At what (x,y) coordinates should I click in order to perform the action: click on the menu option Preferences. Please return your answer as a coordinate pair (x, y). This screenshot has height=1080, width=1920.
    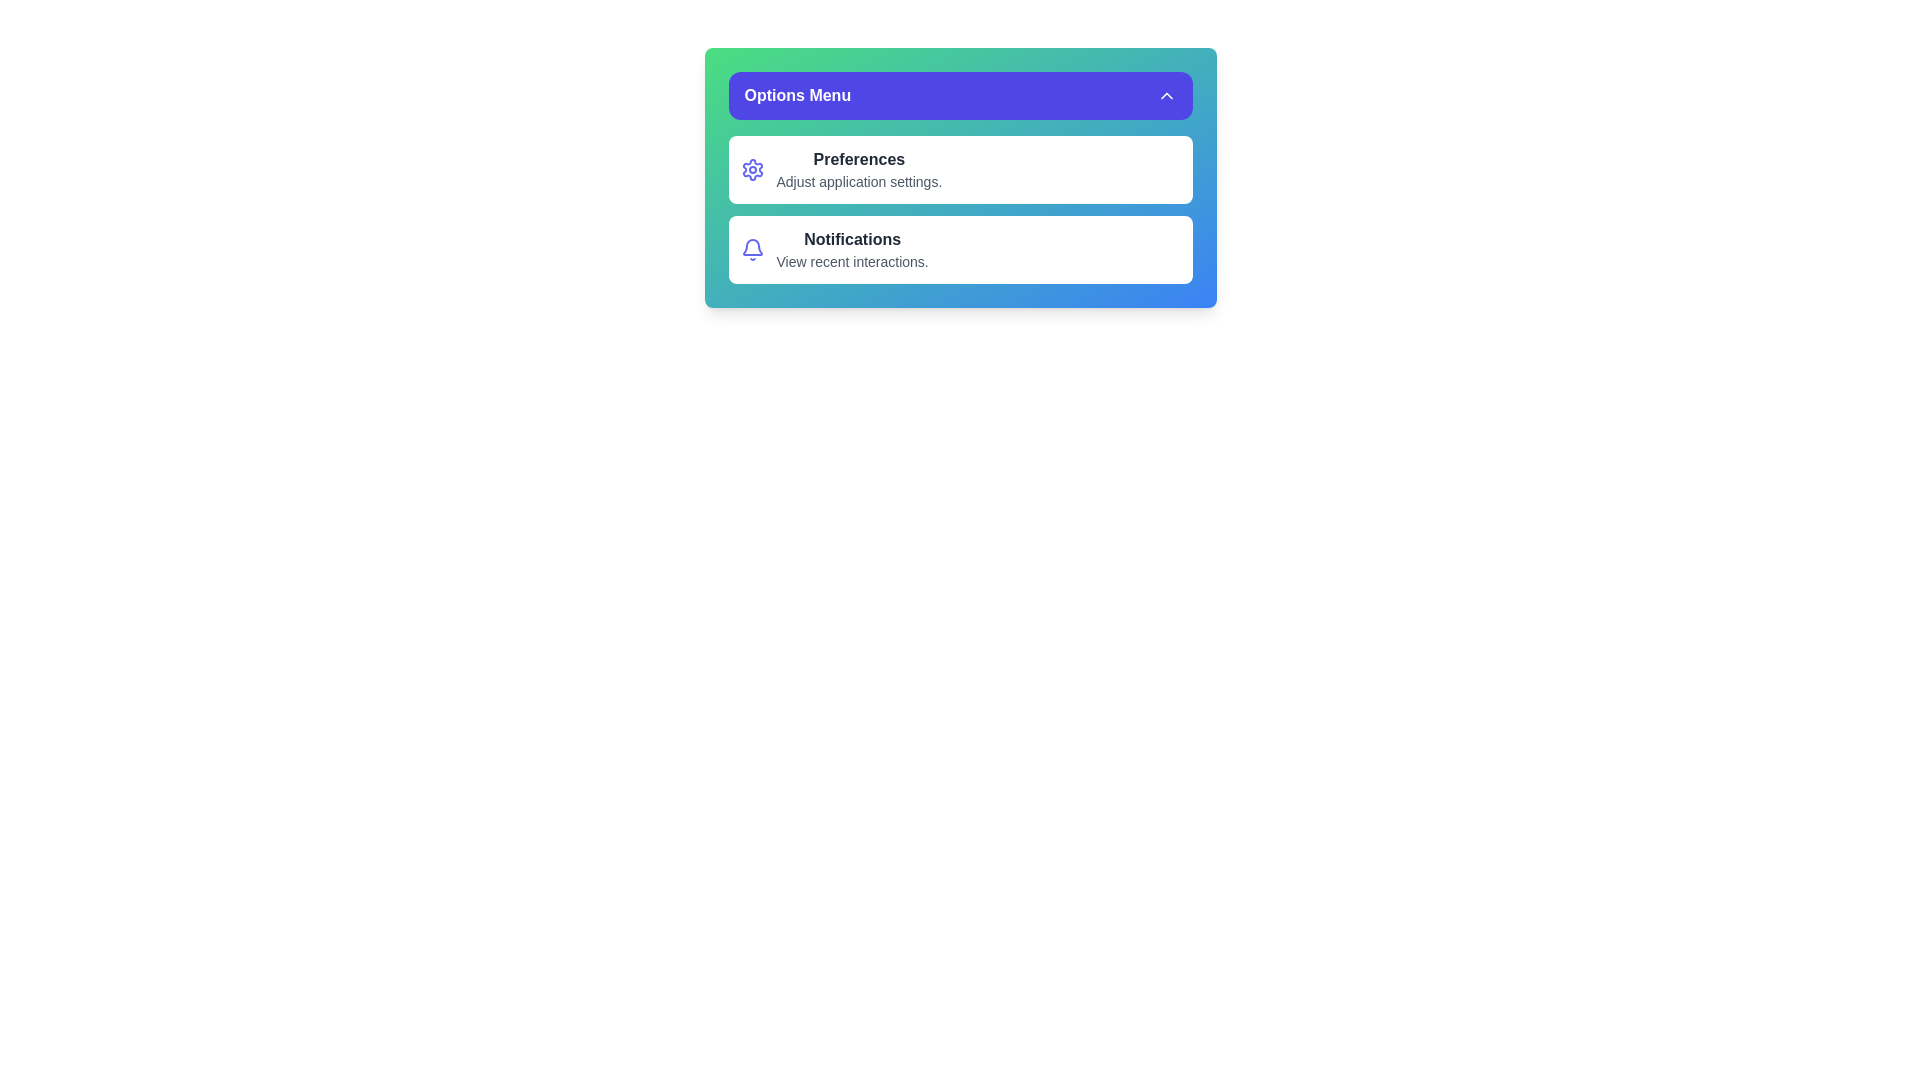
    Looking at the image, I should click on (960, 168).